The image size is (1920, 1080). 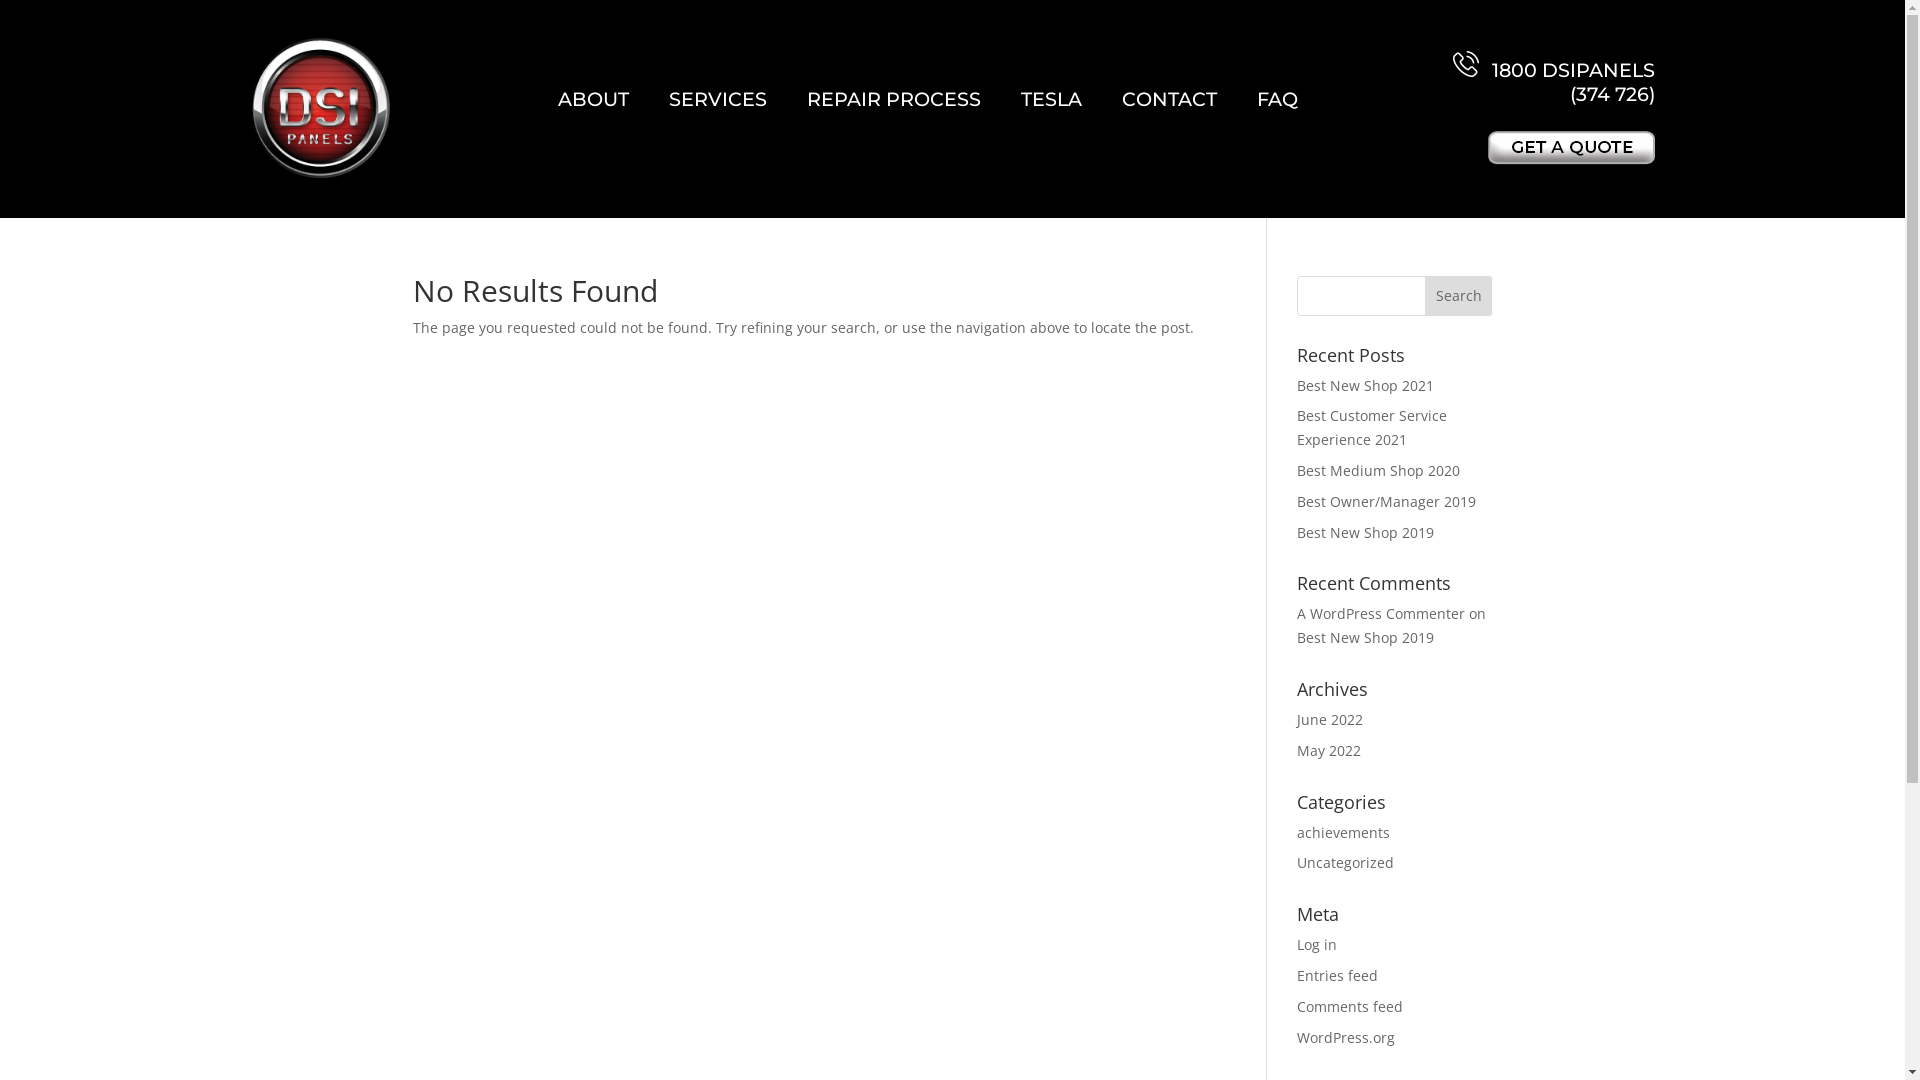 What do you see at coordinates (1553, 77) in the screenshot?
I see `'1800 DSIPANELS` at bounding box center [1553, 77].